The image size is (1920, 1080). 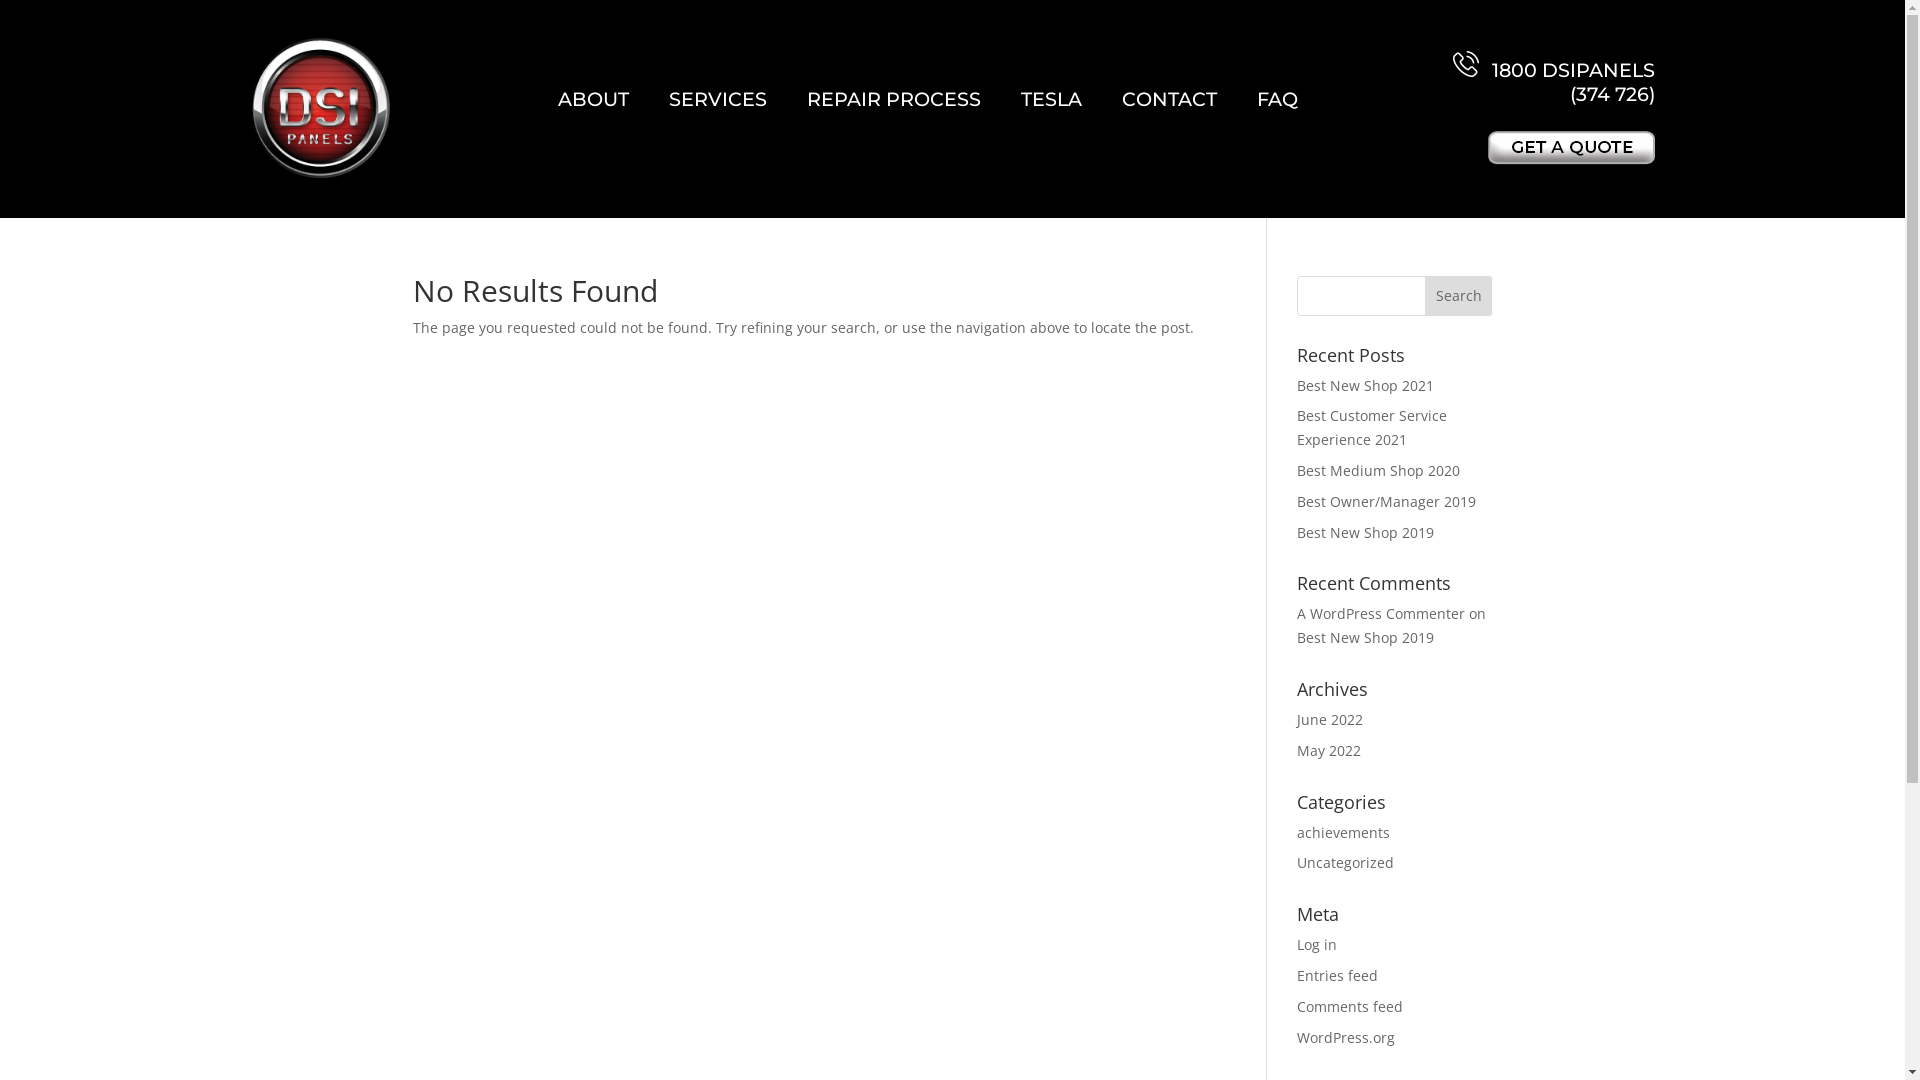 What do you see at coordinates (1553, 77) in the screenshot?
I see `'1800 DSIPANELS` at bounding box center [1553, 77].